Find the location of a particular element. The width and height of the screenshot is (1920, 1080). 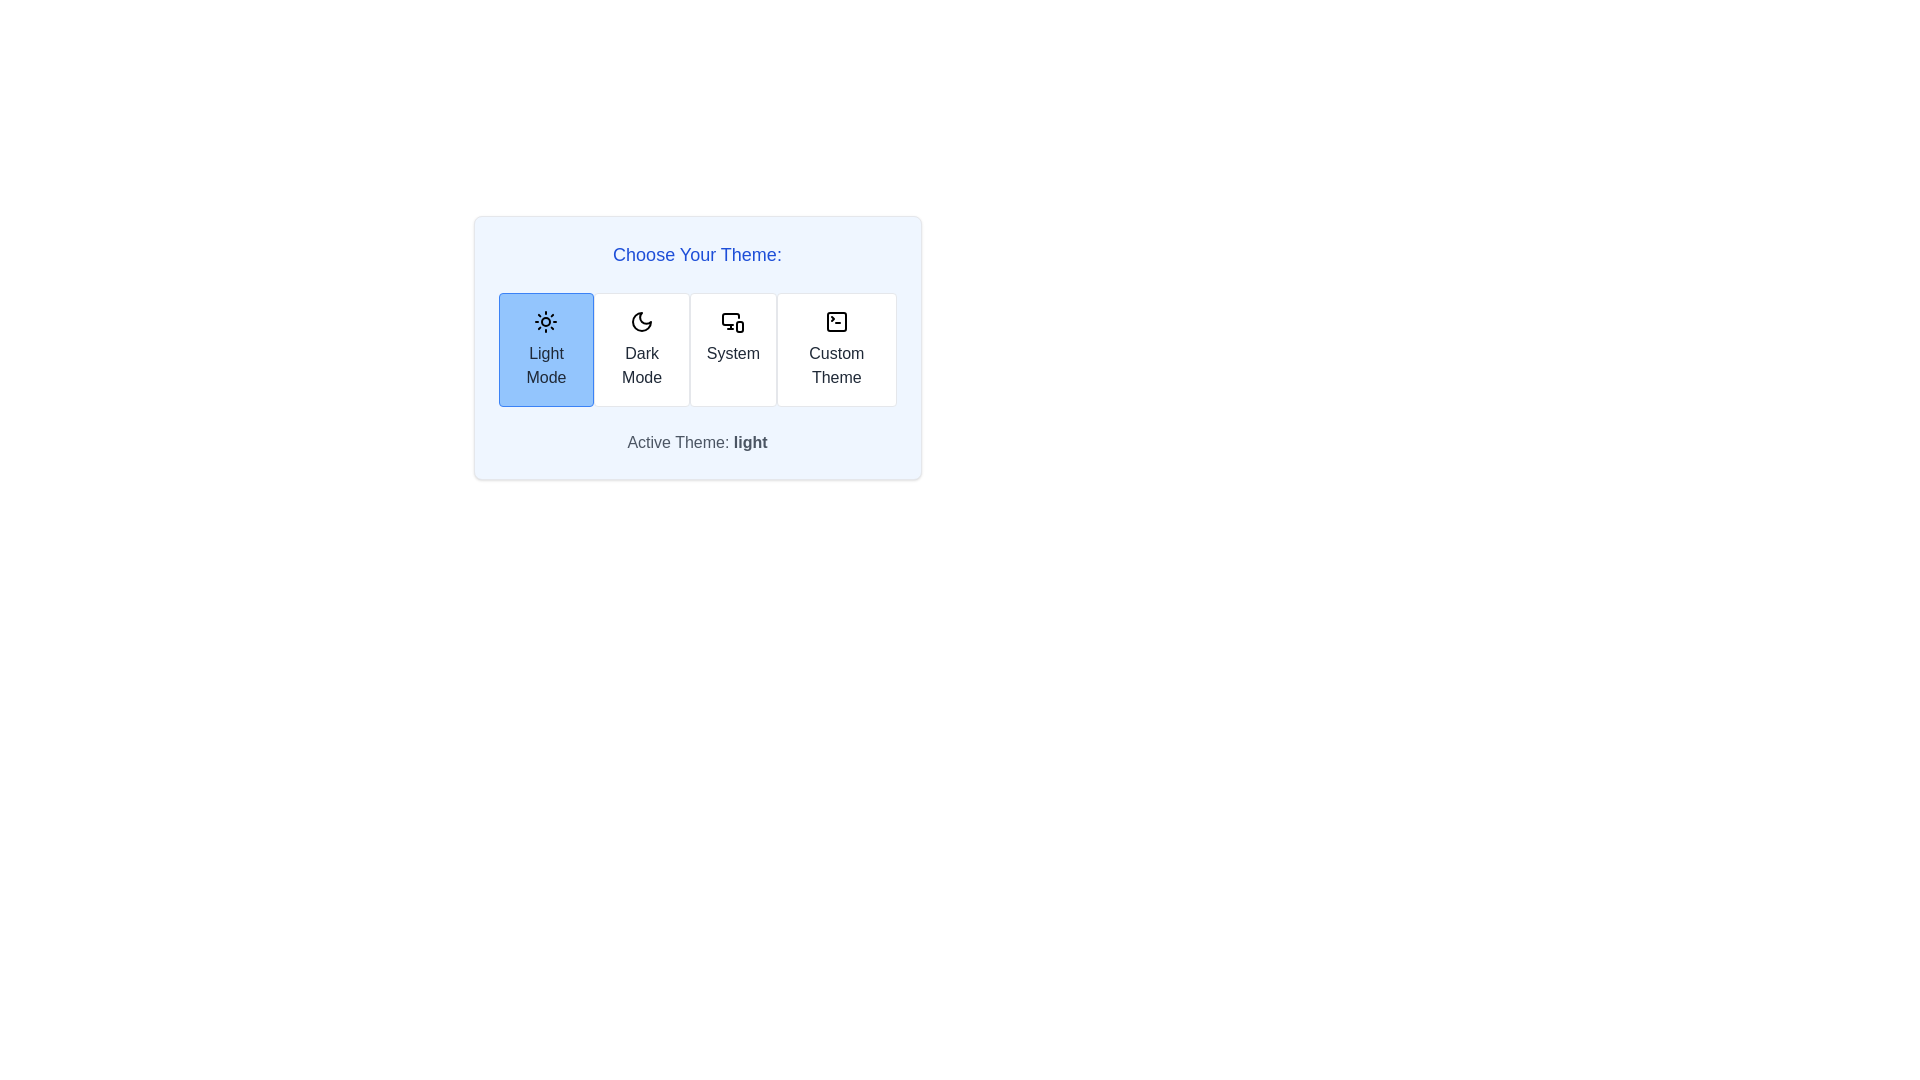

the theme option Light Mode by clicking on the corresponding button is located at coordinates (546, 349).